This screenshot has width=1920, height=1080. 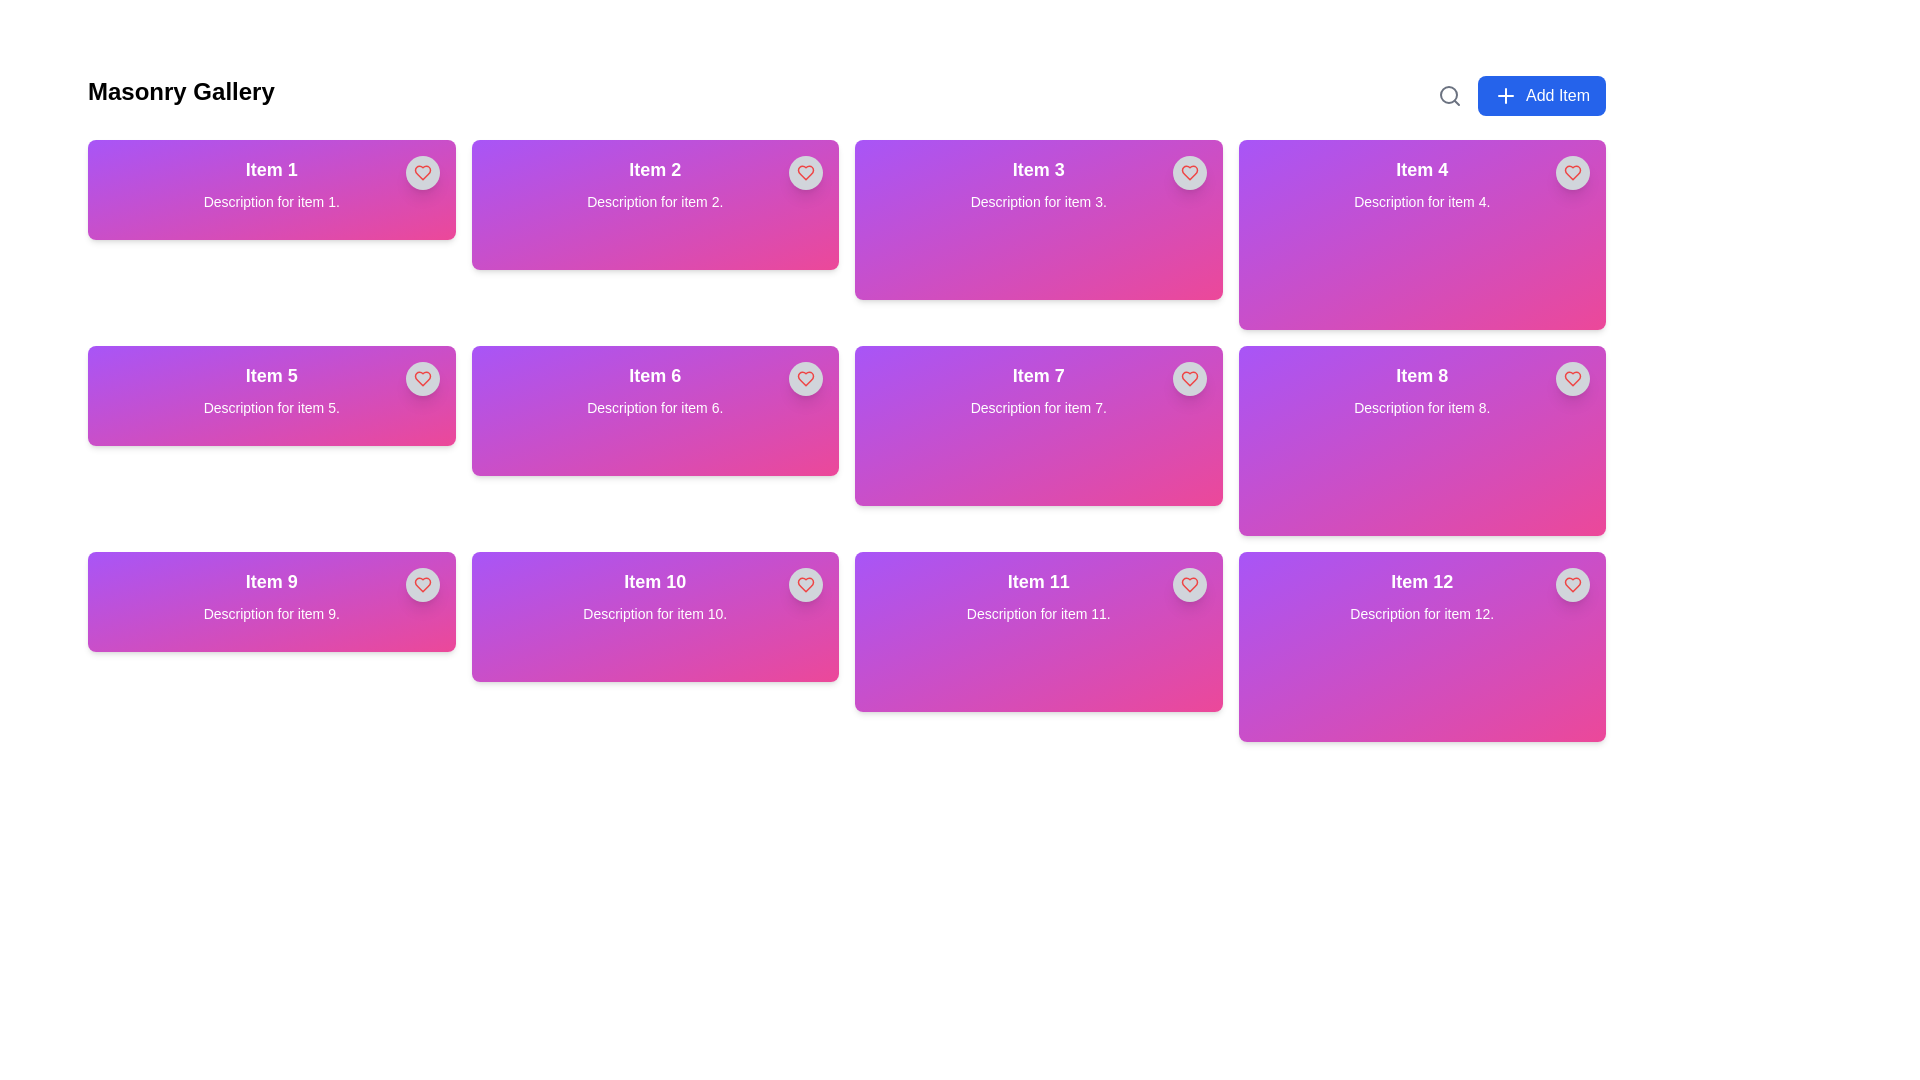 What do you see at coordinates (1189, 378) in the screenshot?
I see `the heart-shaped icon within the button located at the top-right corner of the card labeled 'Item 7: Description for item 7'` at bounding box center [1189, 378].